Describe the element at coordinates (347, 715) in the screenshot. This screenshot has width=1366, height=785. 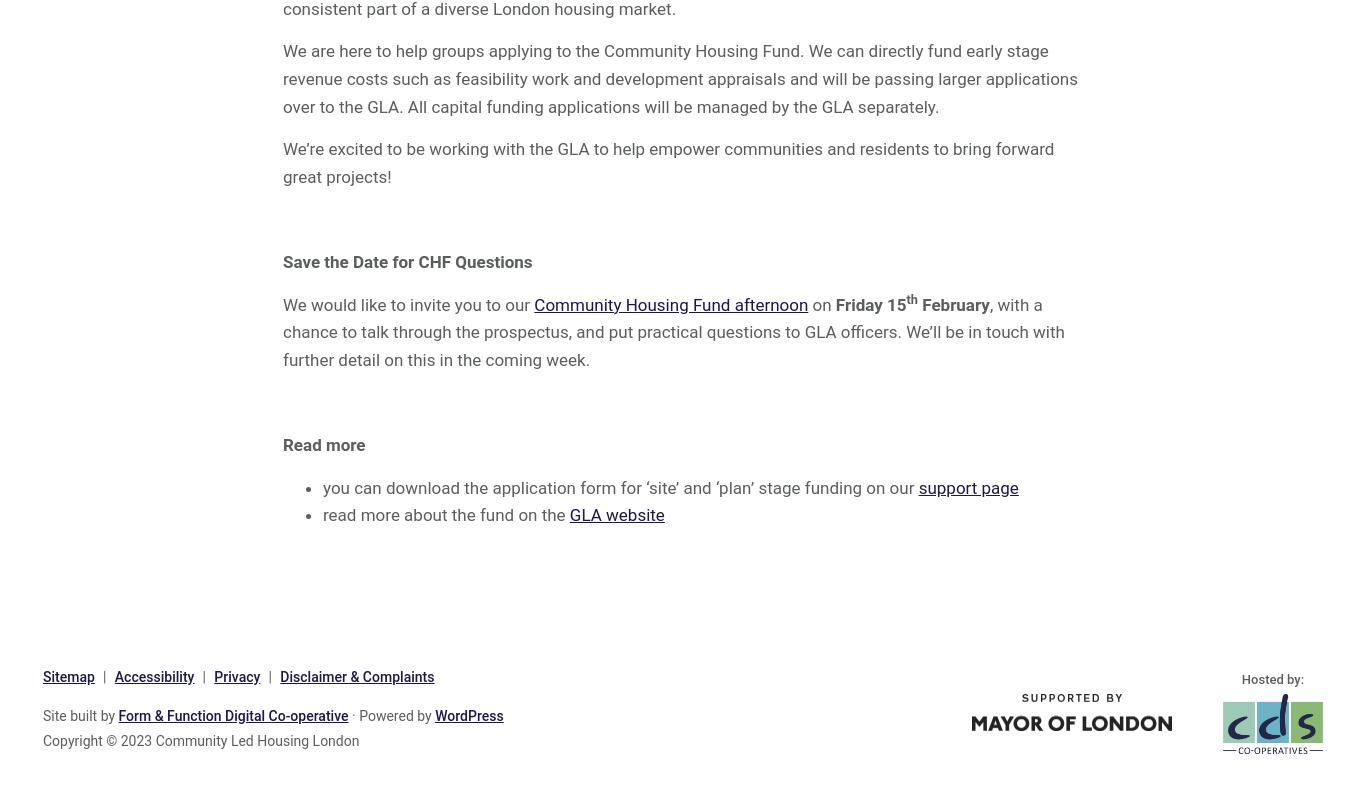
I see `'· Powered by'` at that location.